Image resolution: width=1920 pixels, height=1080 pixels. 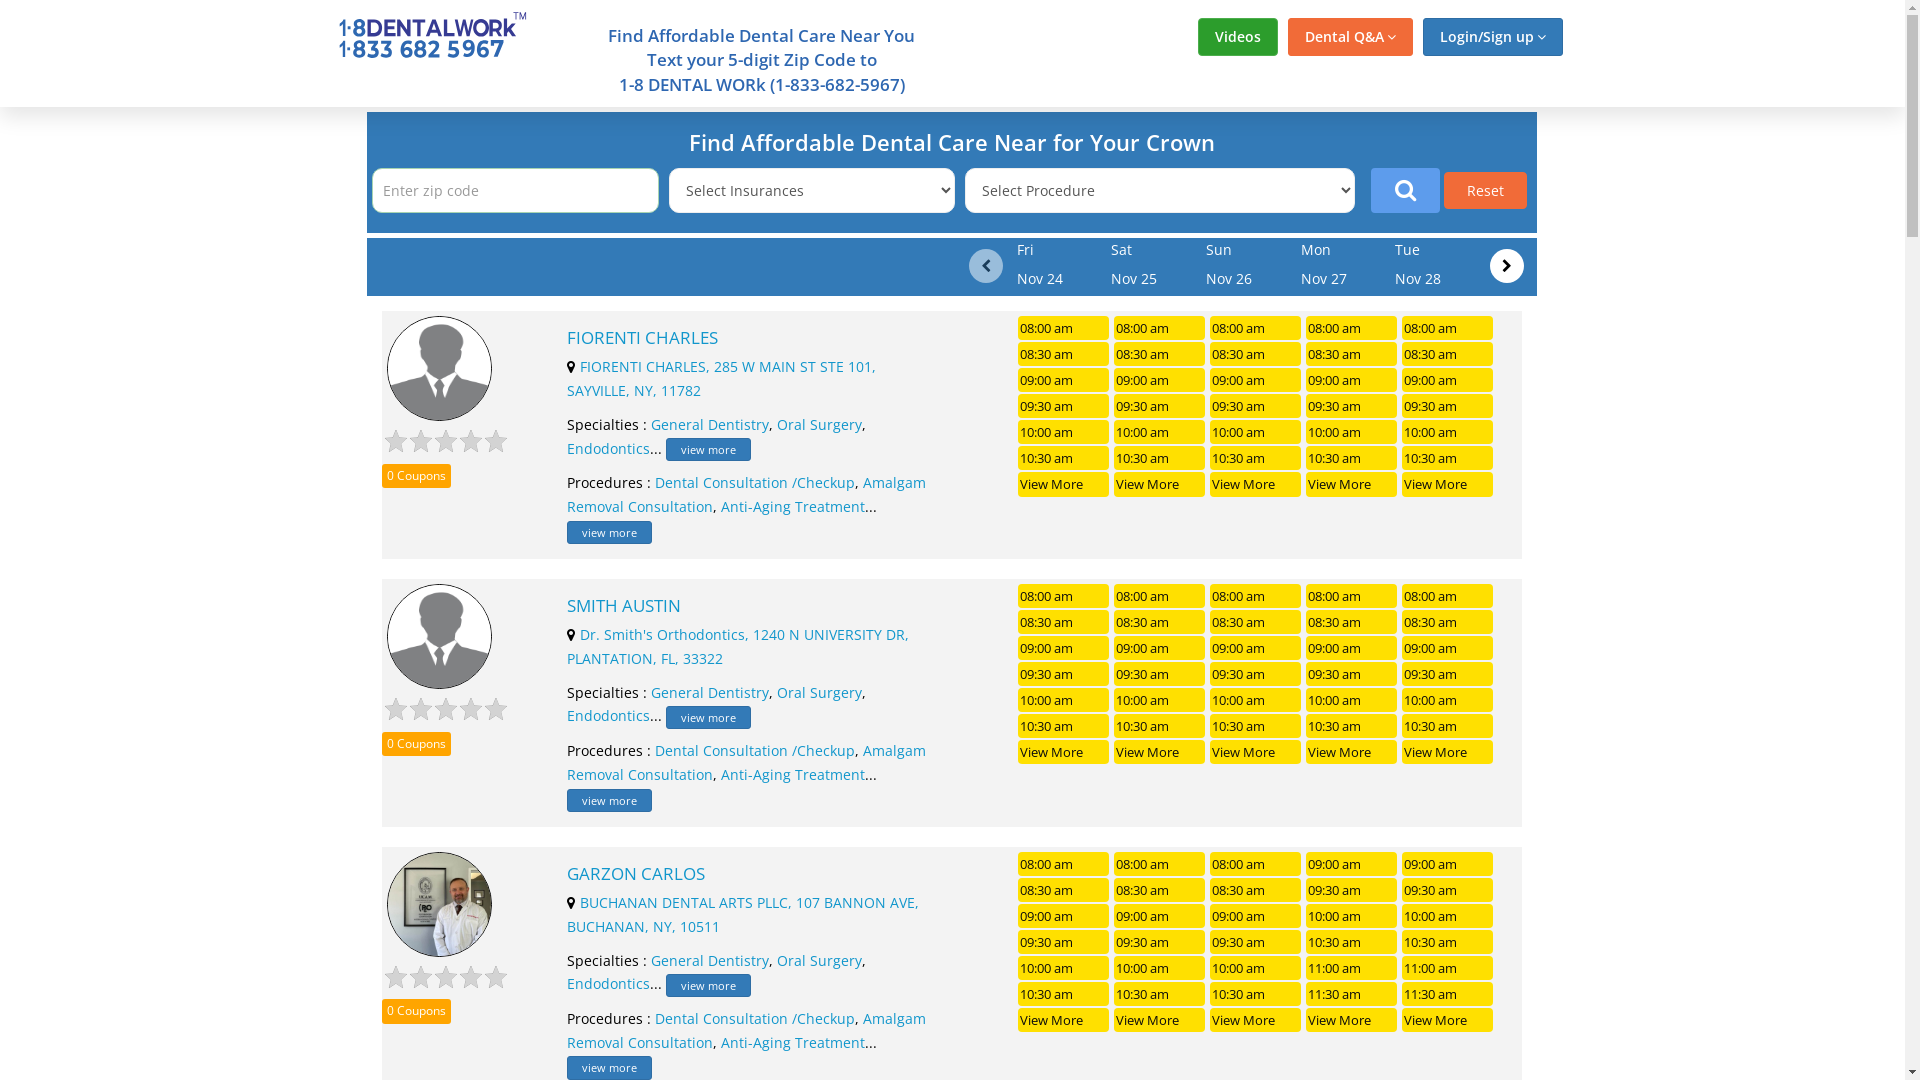 What do you see at coordinates (1159, 353) in the screenshot?
I see `'08:30 am'` at bounding box center [1159, 353].